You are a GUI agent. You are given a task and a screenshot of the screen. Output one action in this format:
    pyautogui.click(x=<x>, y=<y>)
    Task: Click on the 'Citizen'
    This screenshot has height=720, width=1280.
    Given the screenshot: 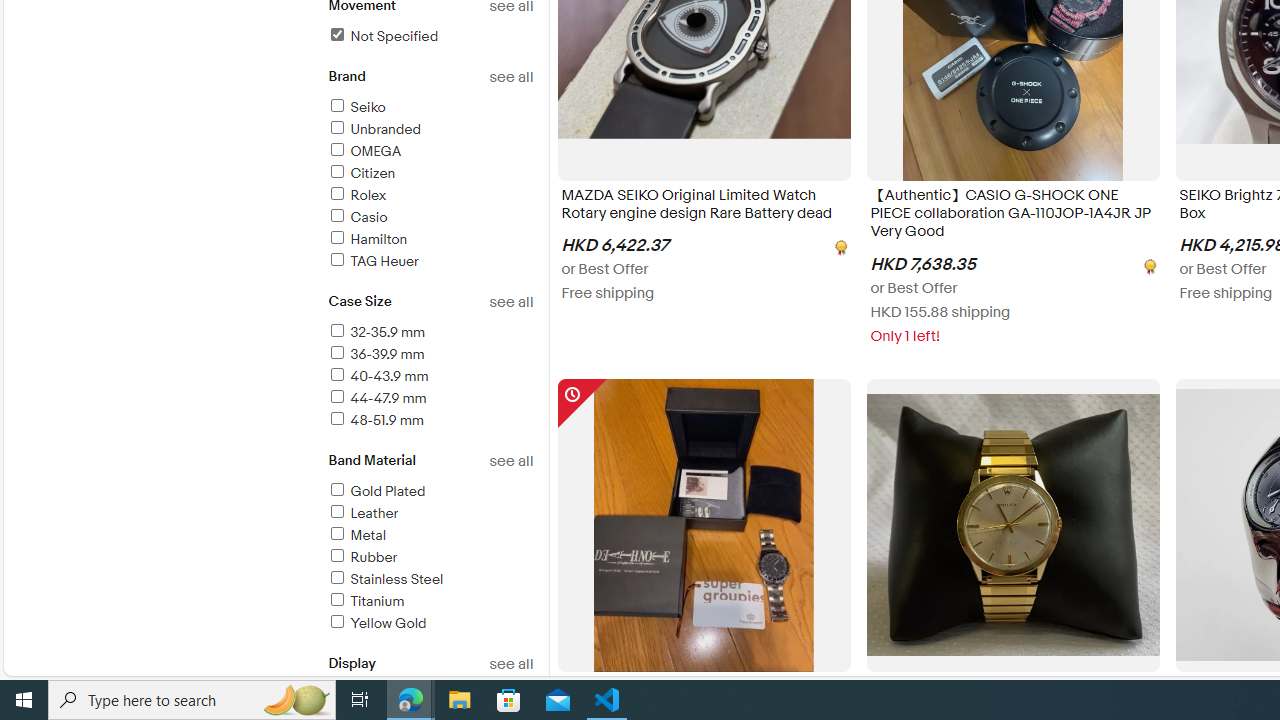 What is the action you would take?
    pyautogui.click(x=429, y=173)
    